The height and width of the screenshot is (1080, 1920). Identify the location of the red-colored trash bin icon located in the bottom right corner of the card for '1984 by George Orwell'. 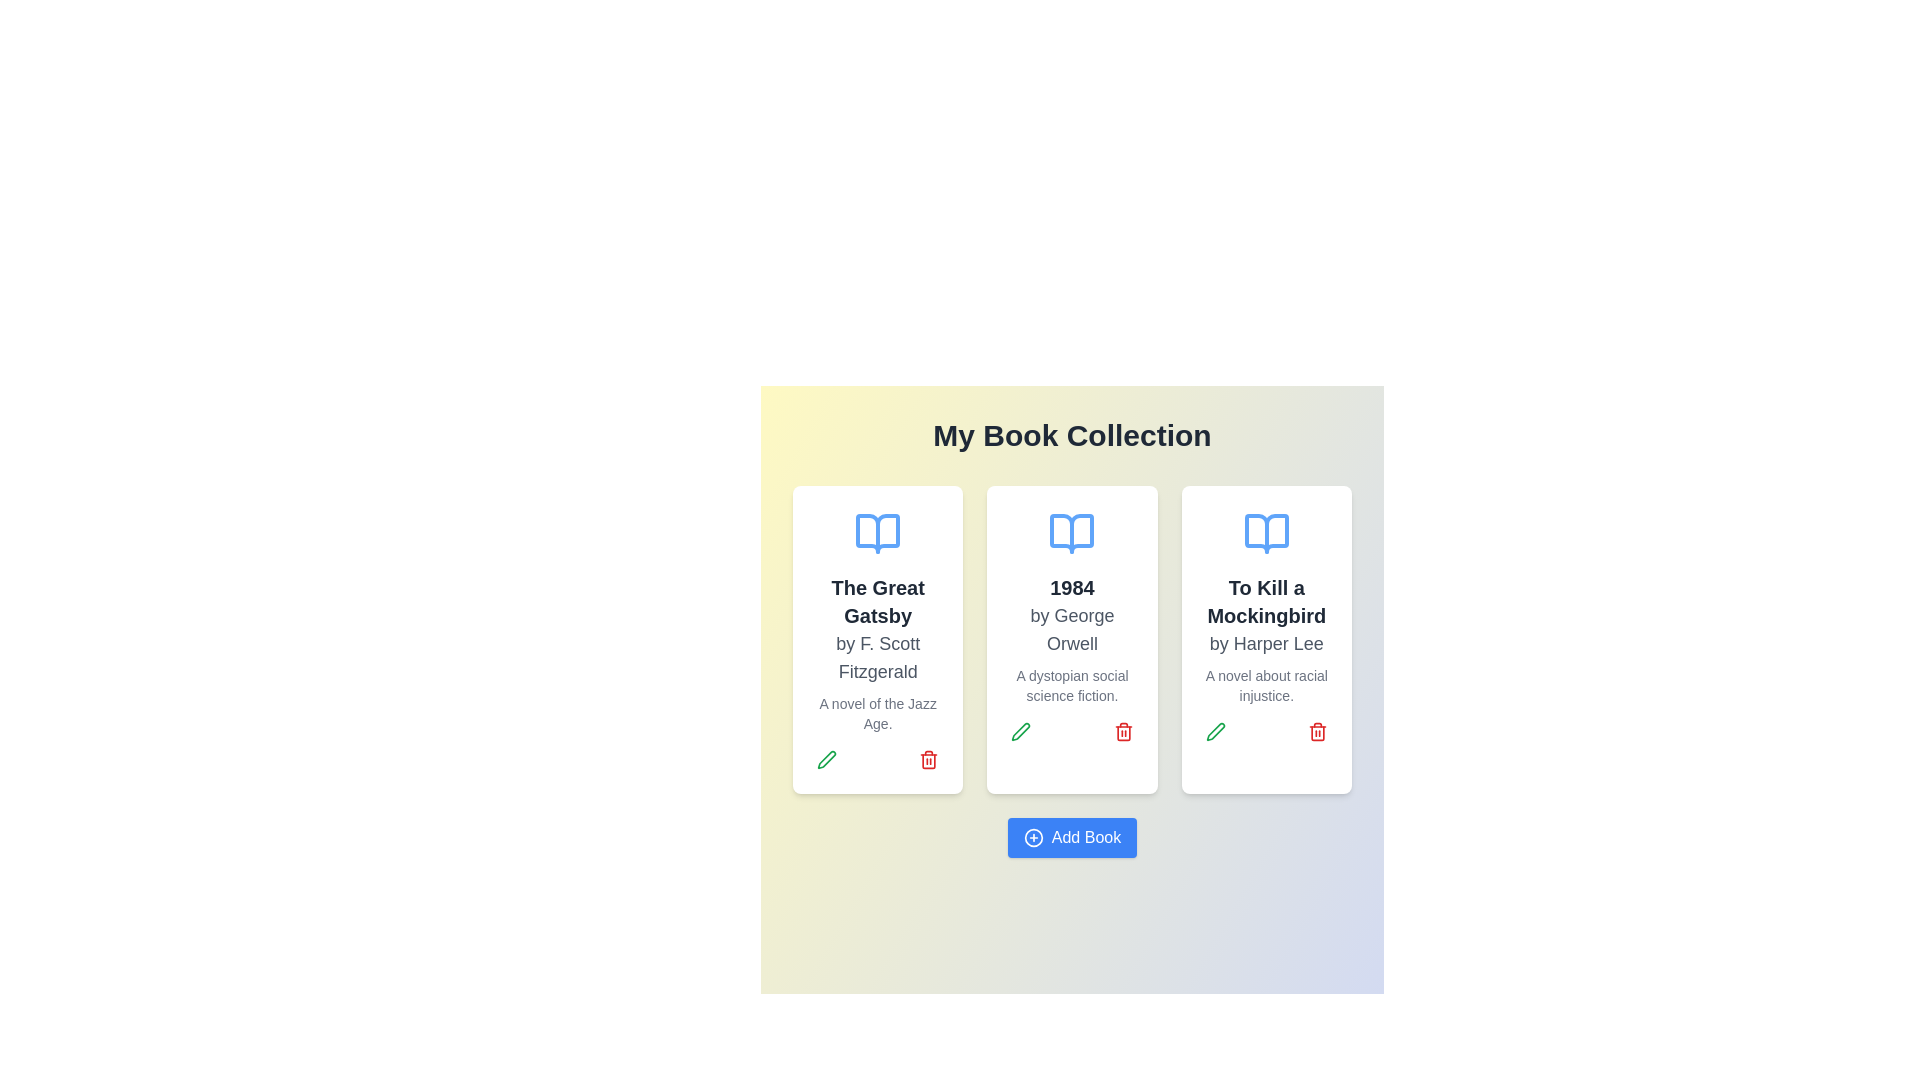
(1123, 732).